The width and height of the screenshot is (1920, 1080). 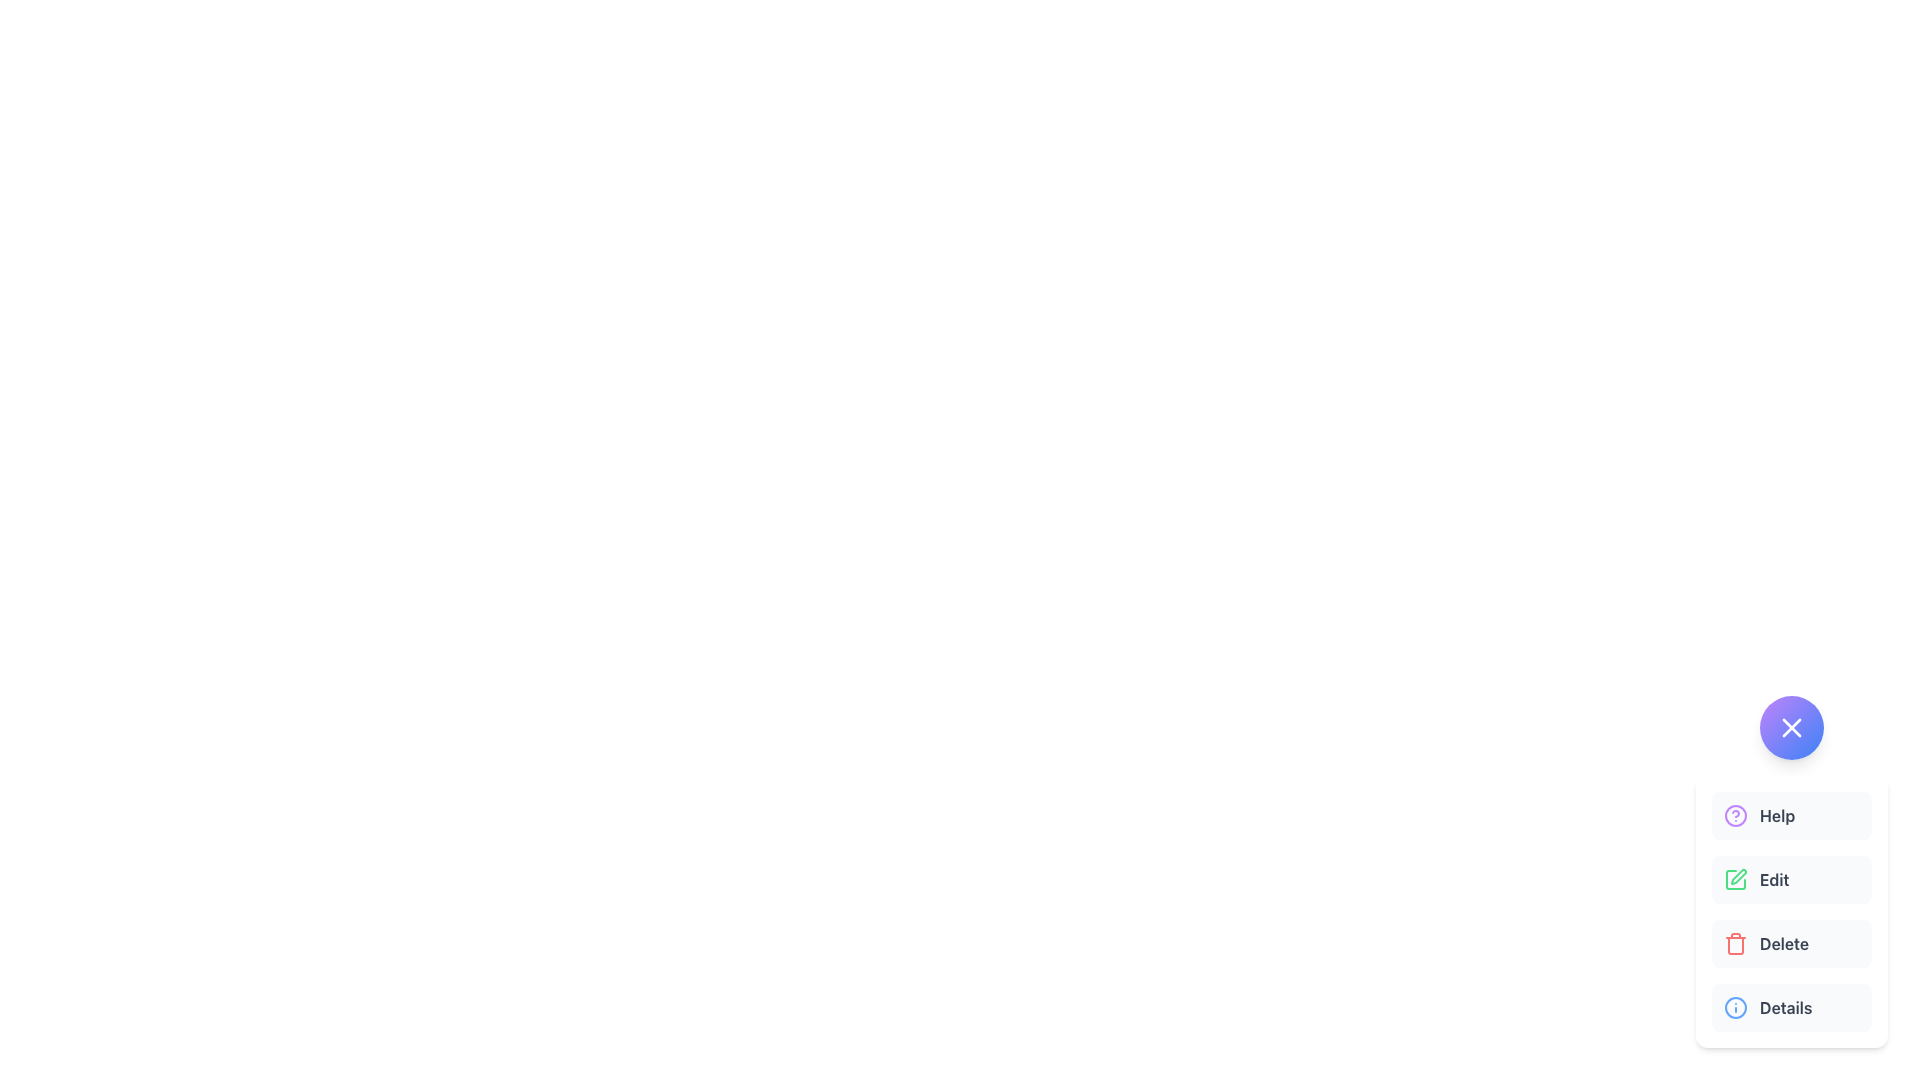 What do you see at coordinates (1735, 878) in the screenshot?
I see `the green pen icon located in the second row labeled 'Edit', positioned to the left of the text label` at bounding box center [1735, 878].